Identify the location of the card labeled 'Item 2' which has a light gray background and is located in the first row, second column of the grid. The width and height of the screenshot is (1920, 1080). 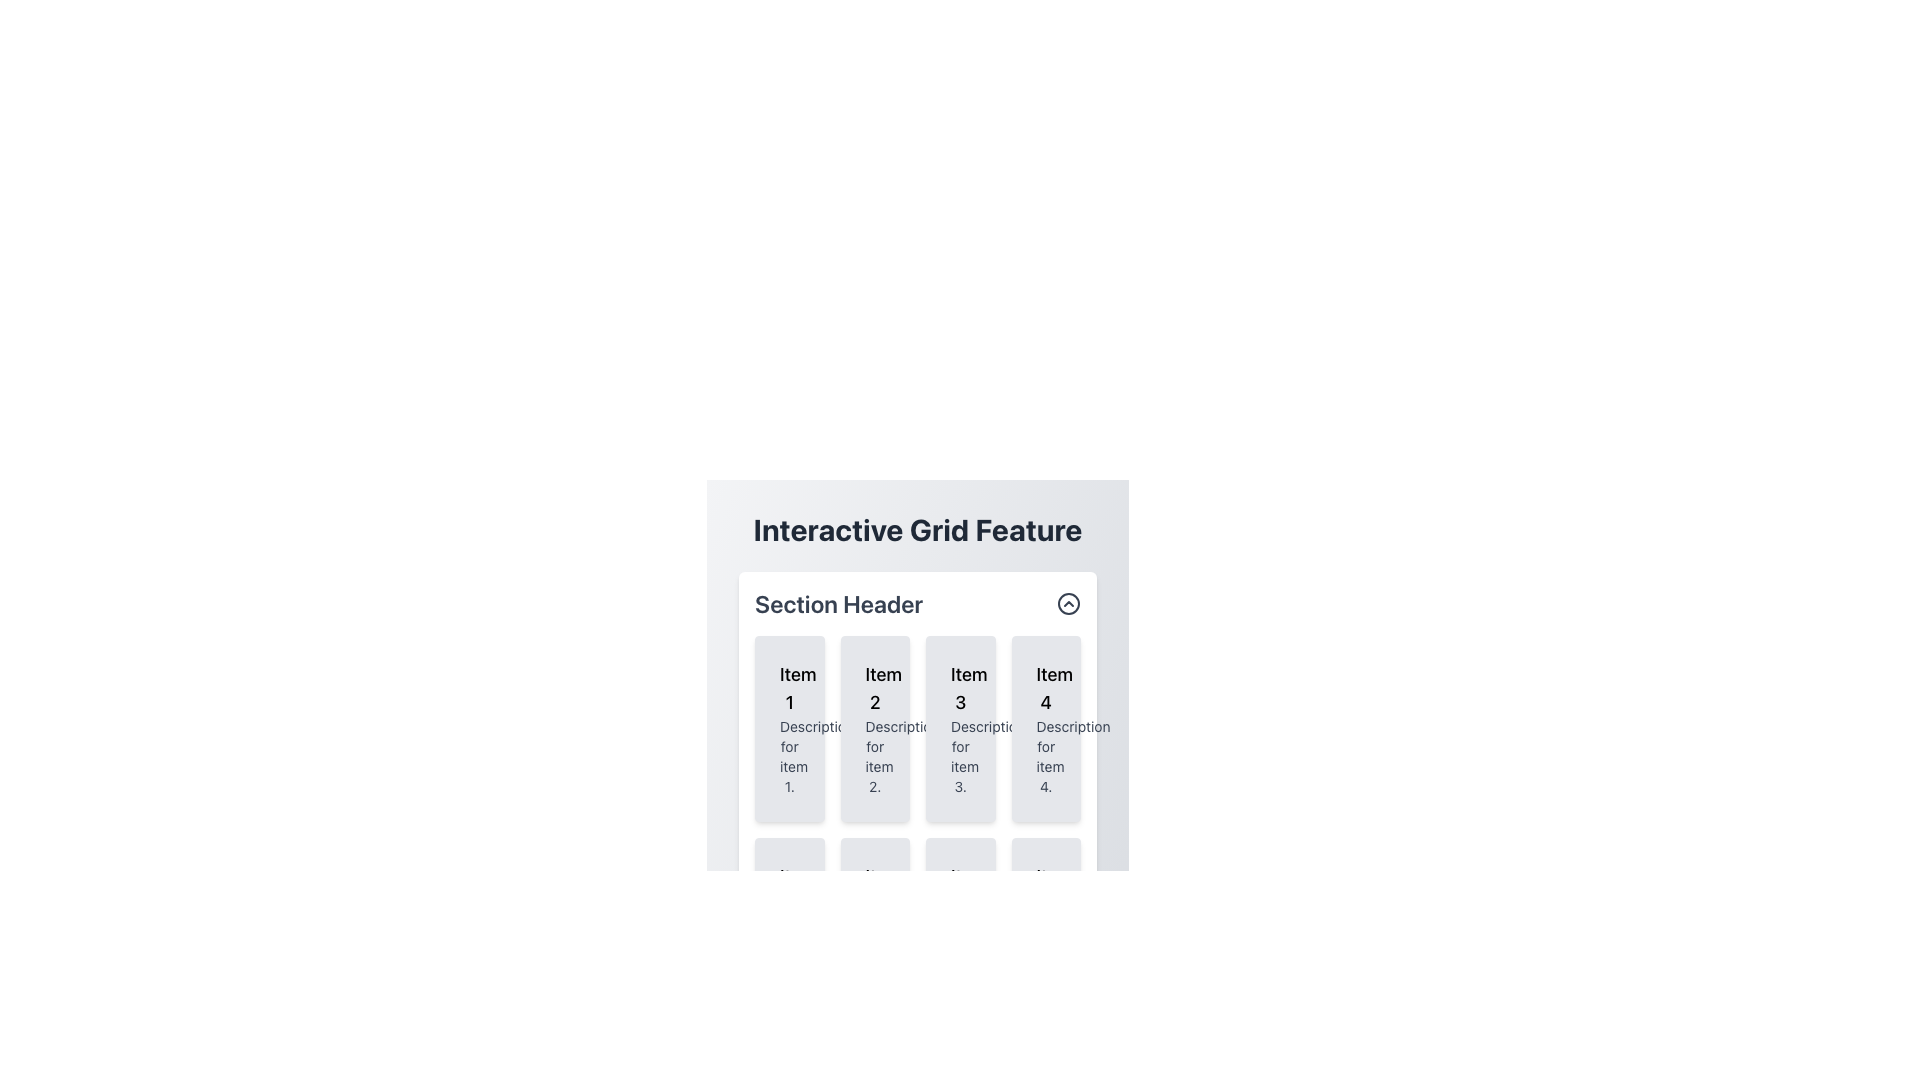
(875, 729).